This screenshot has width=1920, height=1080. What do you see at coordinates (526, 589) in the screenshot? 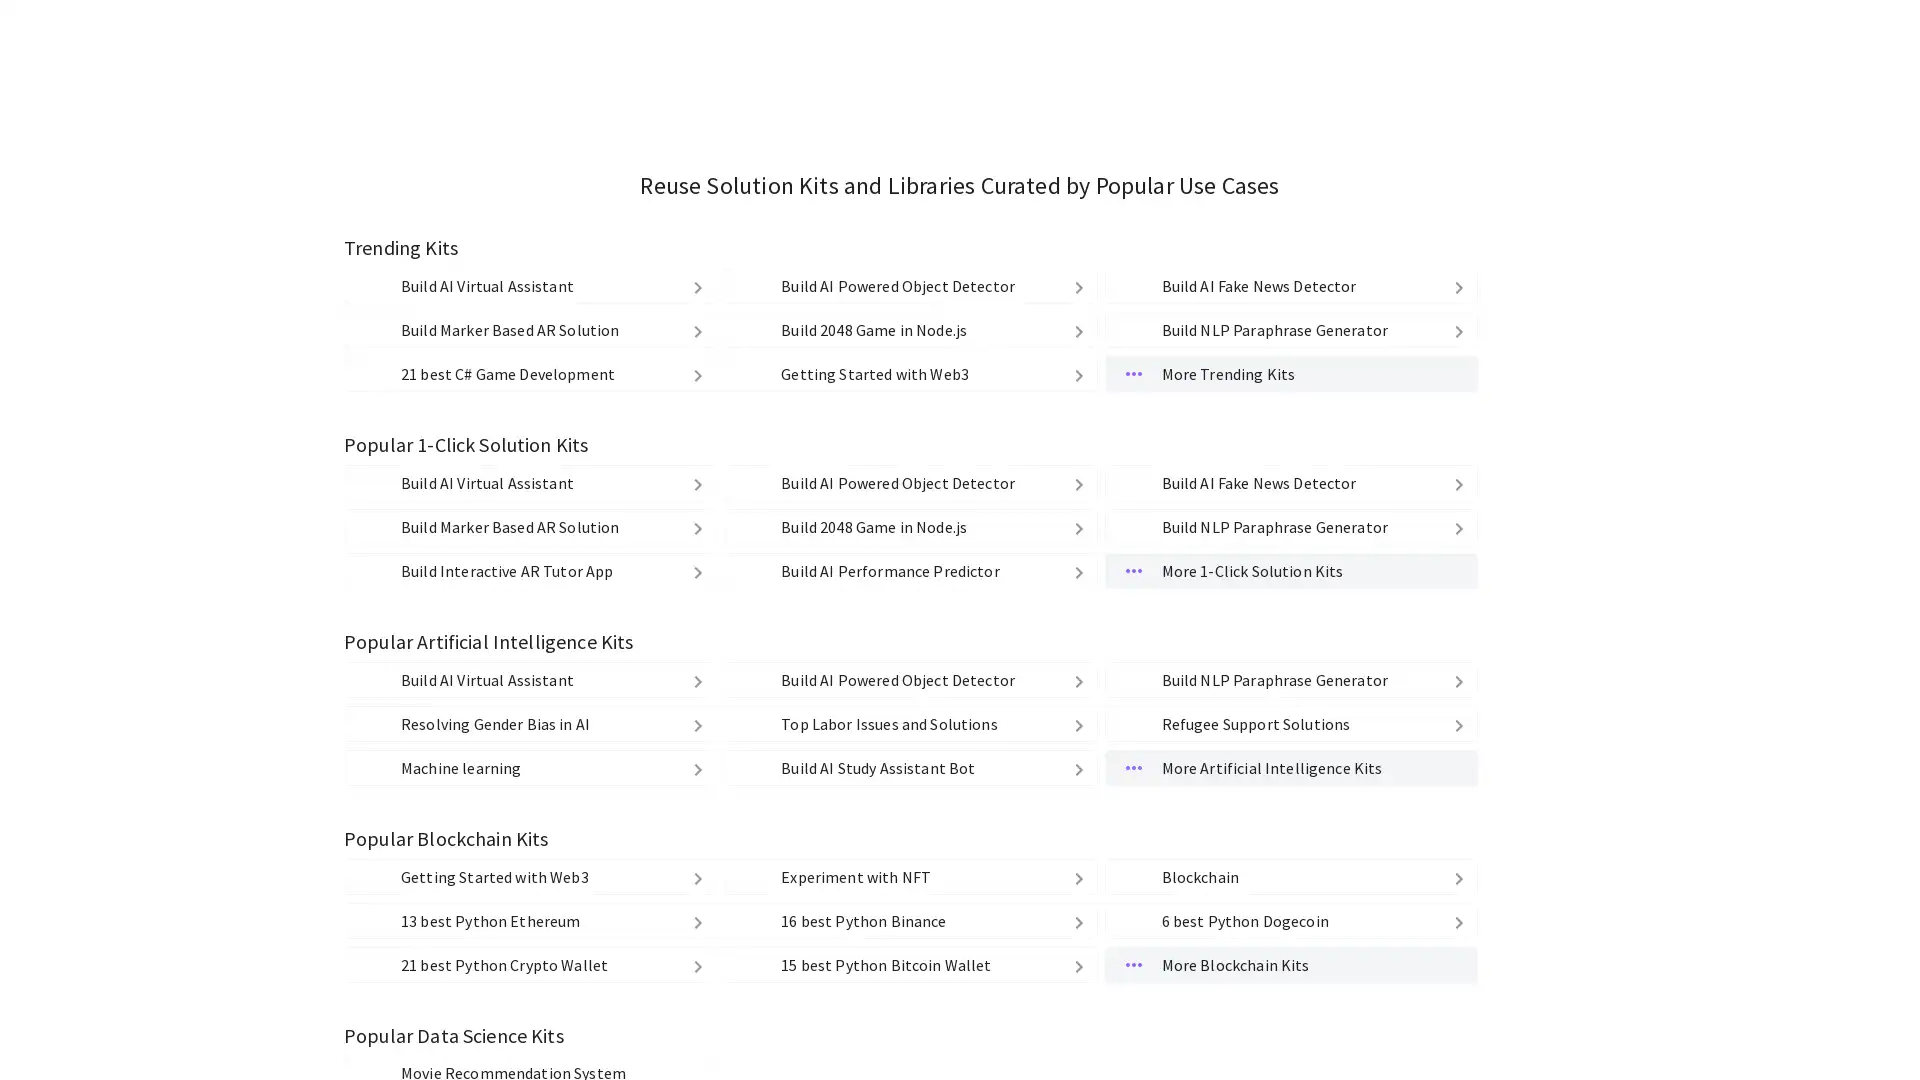
I see `Weak Copyleft` at bounding box center [526, 589].